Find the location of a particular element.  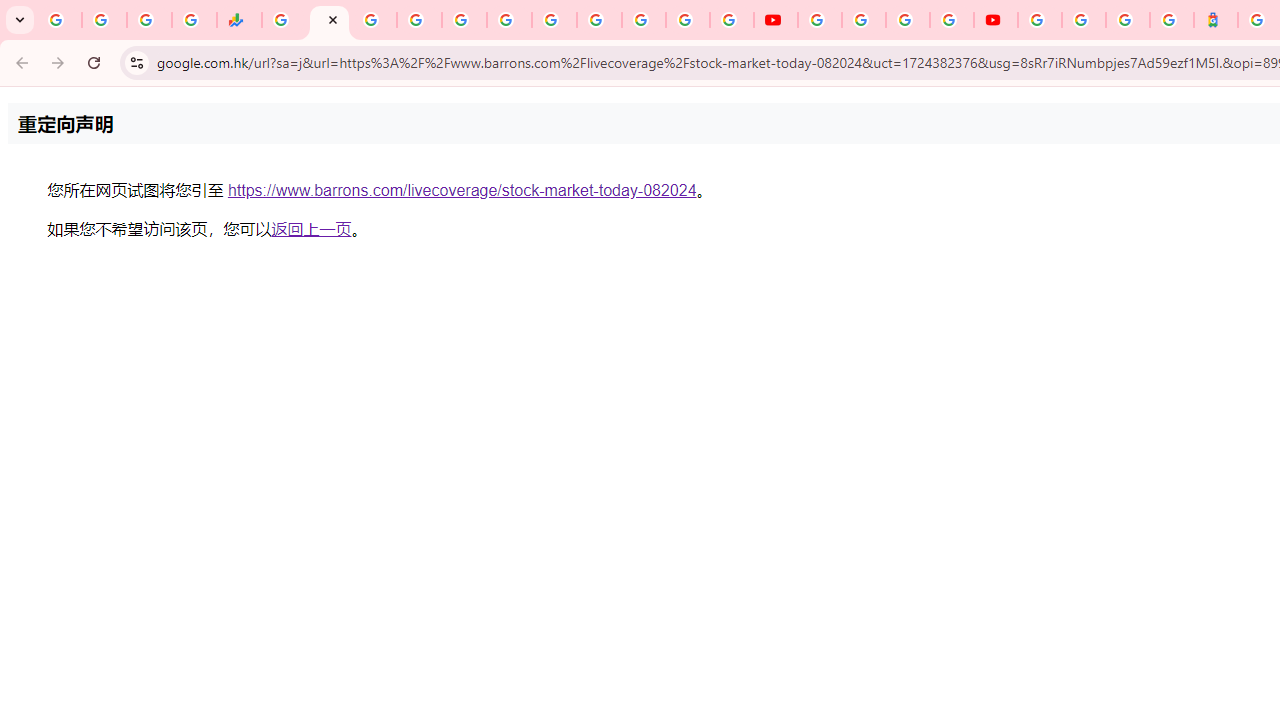

'YouTube' is located at coordinates (774, 20).